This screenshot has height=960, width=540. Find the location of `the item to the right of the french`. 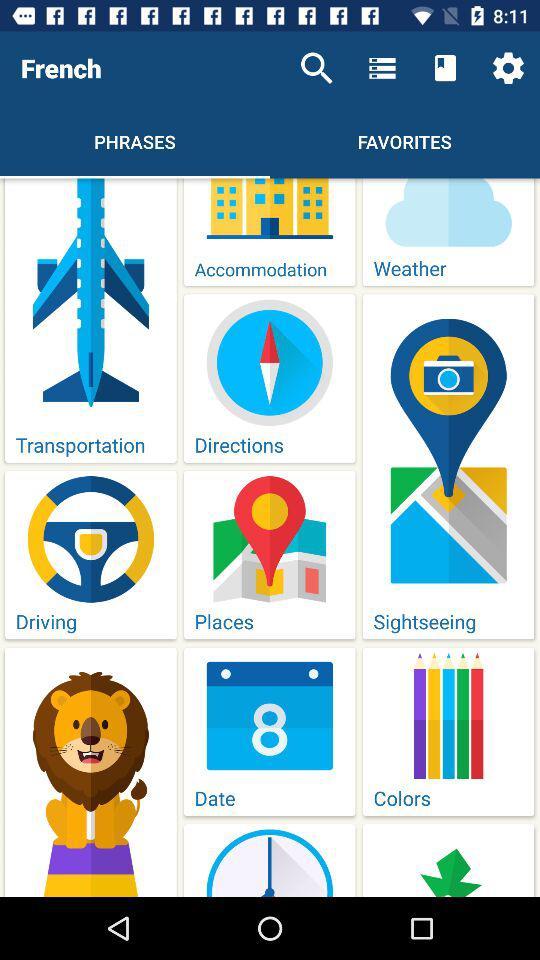

the item to the right of the french is located at coordinates (316, 68).